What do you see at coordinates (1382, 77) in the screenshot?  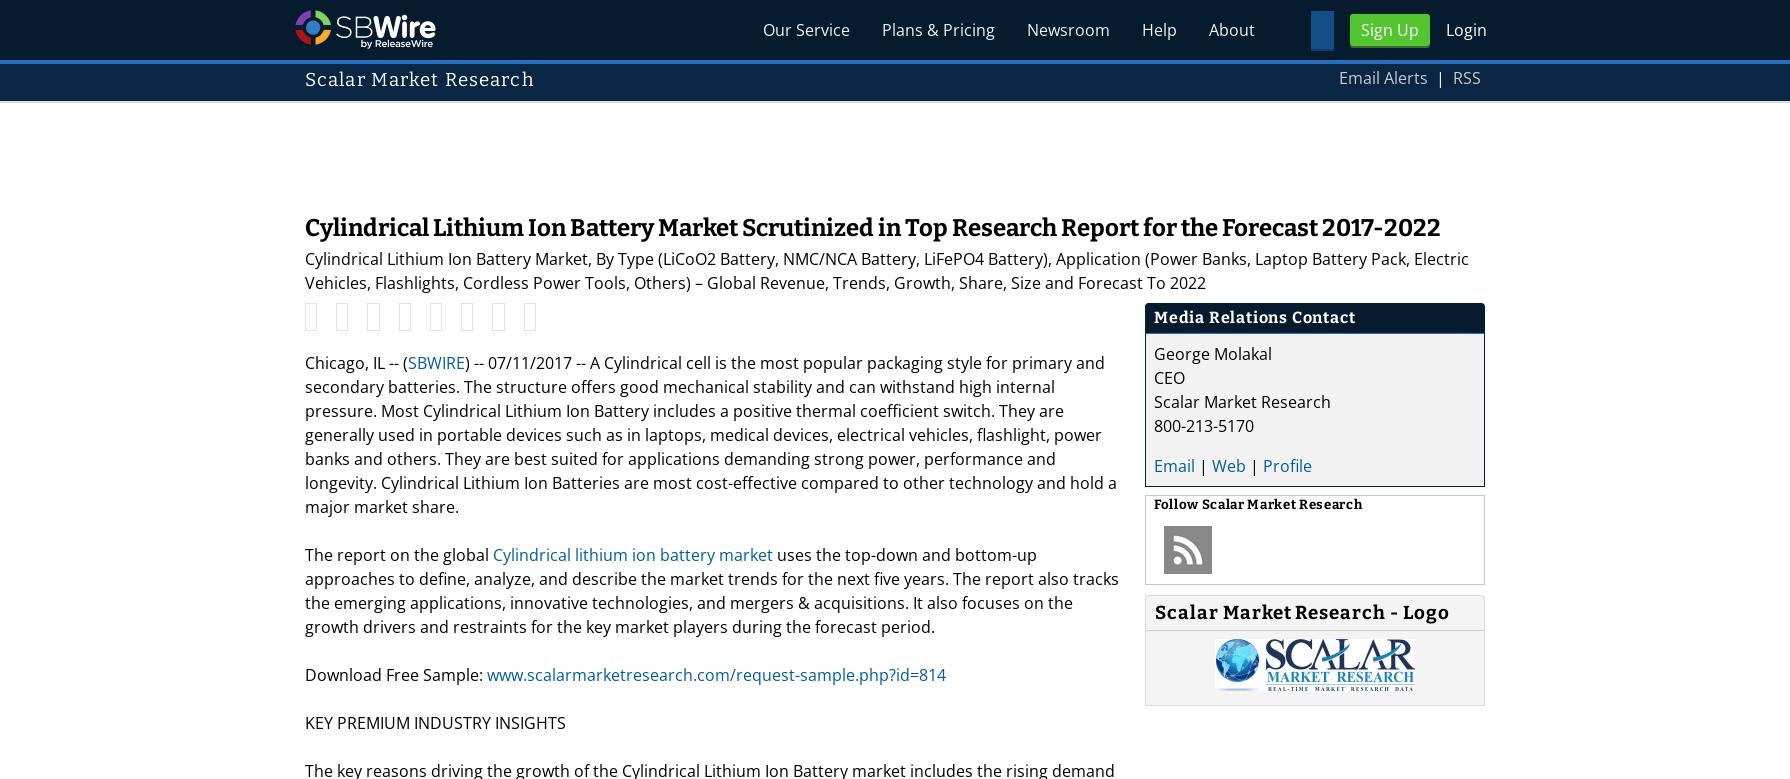 I see `'Email Alerts'` at bounding box center [1382, 77].